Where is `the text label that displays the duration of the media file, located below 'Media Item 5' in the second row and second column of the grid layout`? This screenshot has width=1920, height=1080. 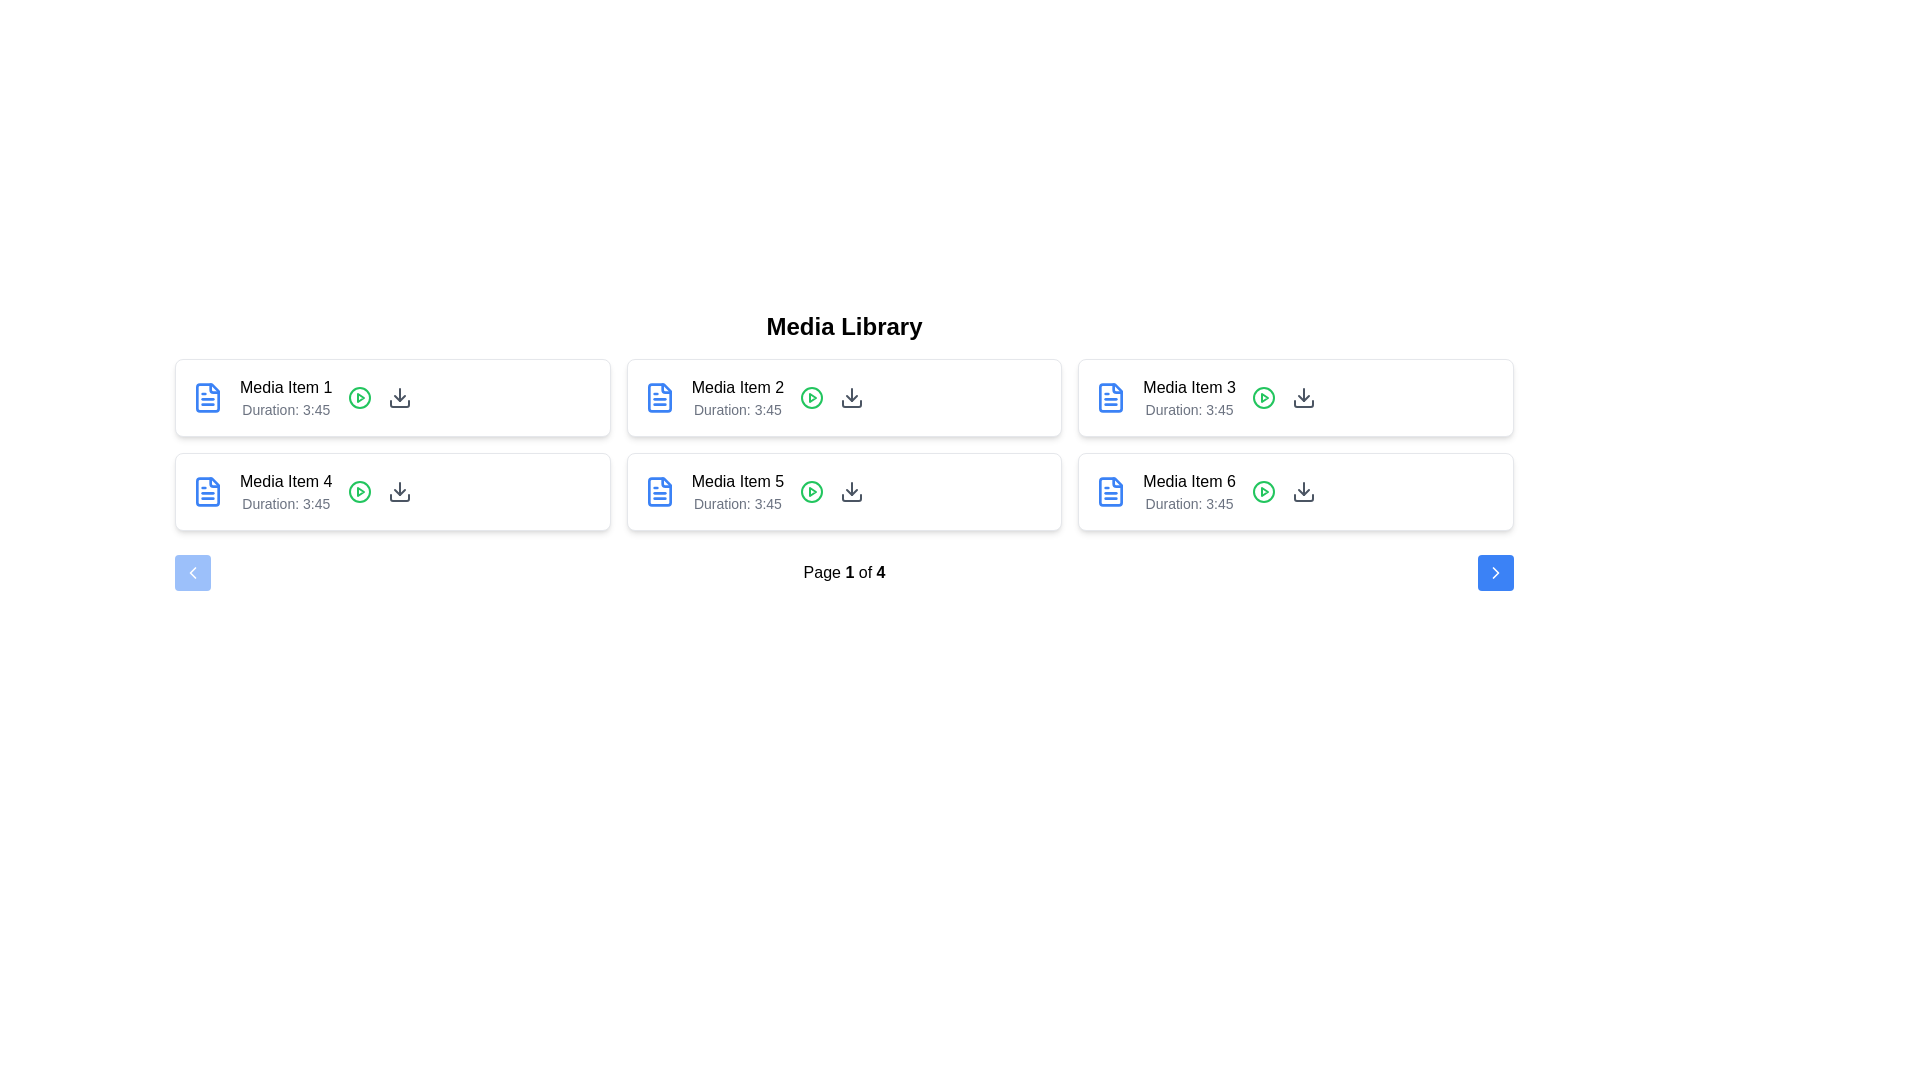 the text label that displays the duration of the media file, located below 'Media Item 5' in the second row and second column of the grid layout is located at coordinates (736, 503).